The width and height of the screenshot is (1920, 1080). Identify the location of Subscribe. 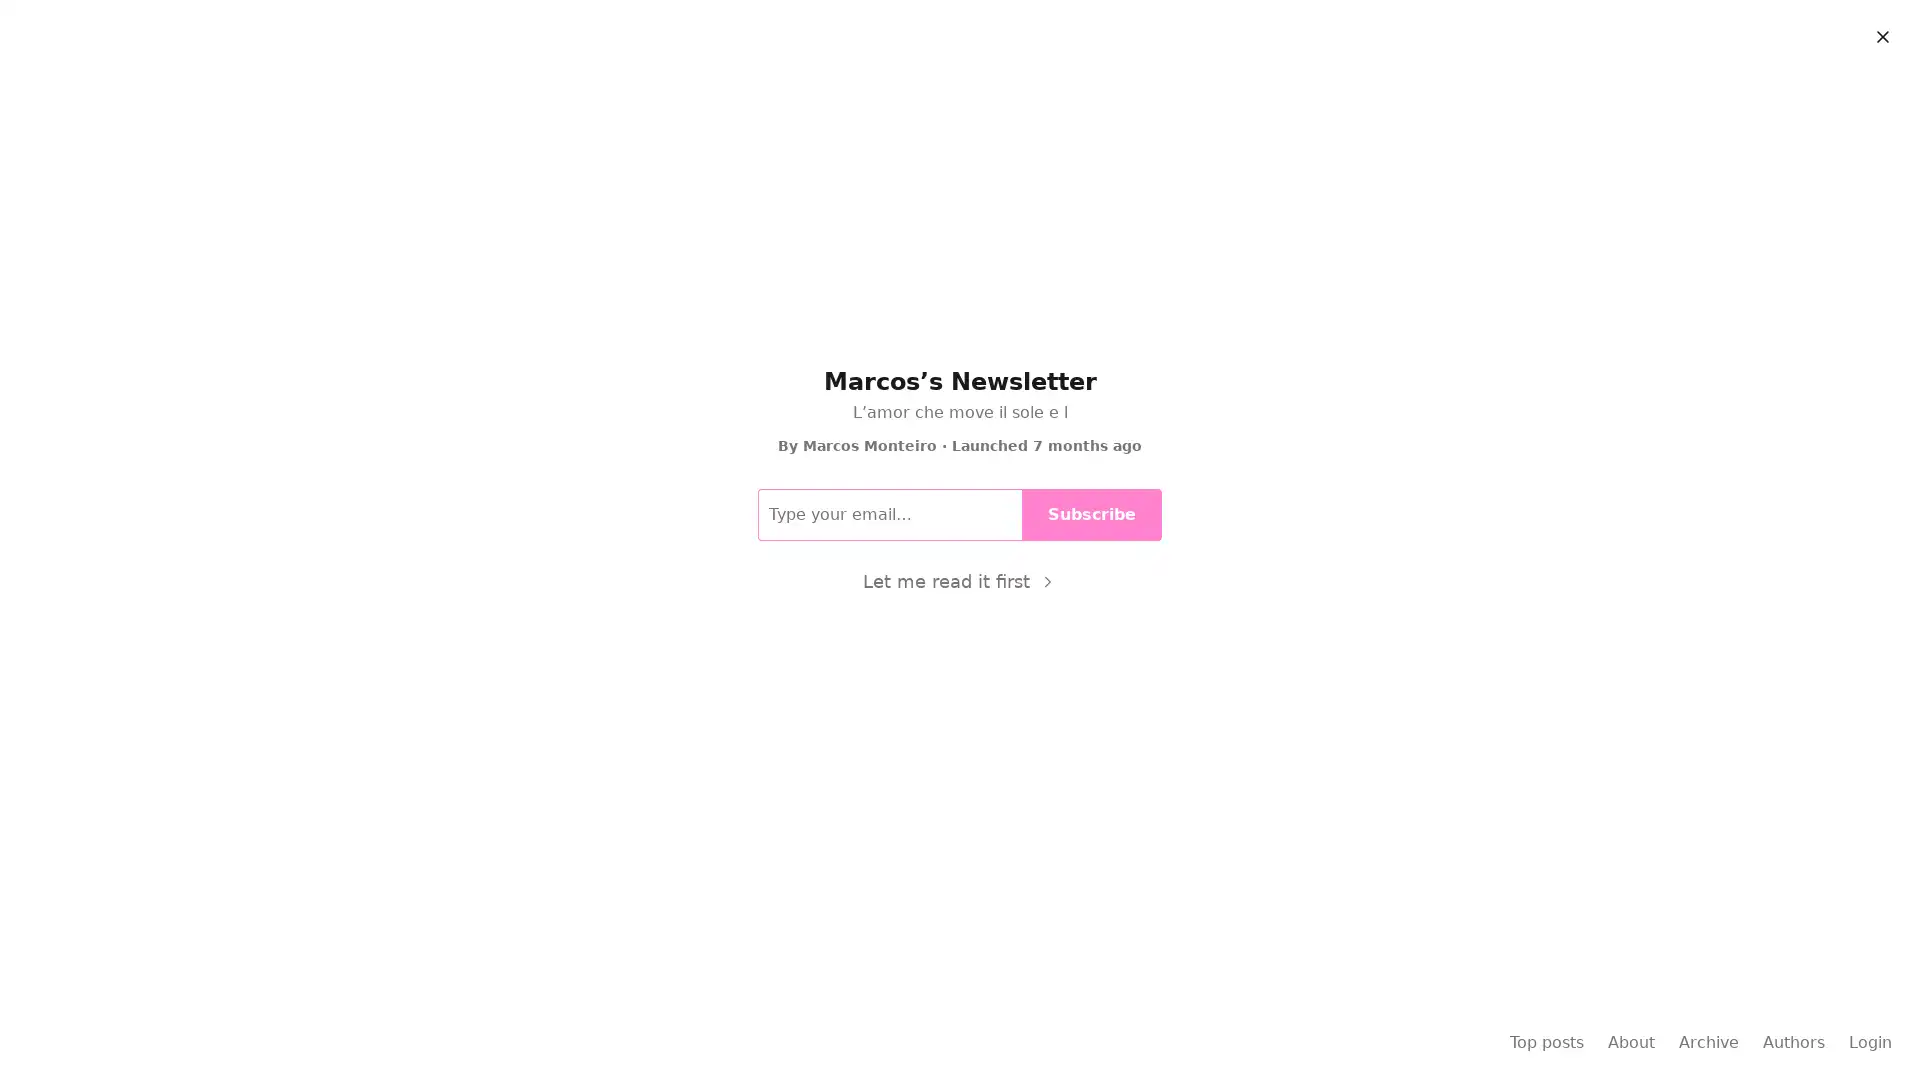
(1091, 512).